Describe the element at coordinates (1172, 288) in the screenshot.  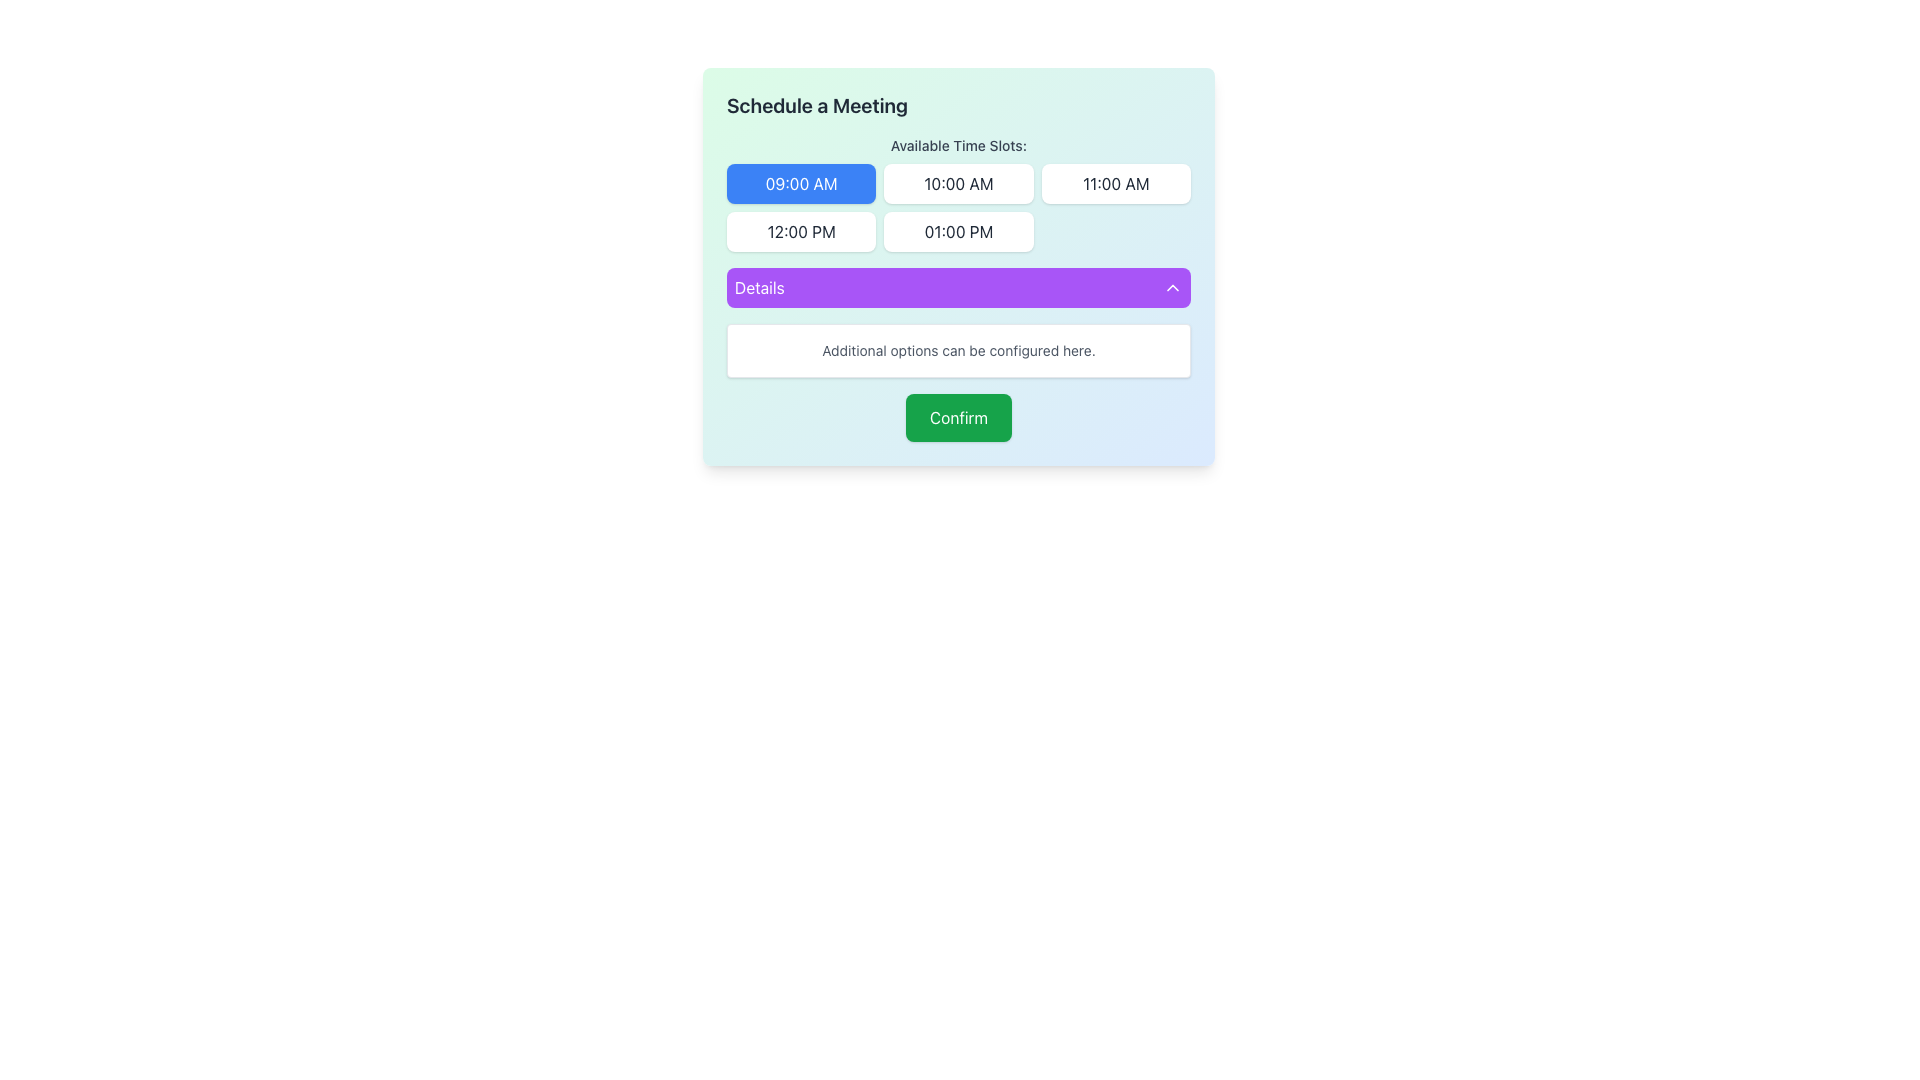
I see `the toggle button on the far right side of the purple 'Details' bar` at that location.